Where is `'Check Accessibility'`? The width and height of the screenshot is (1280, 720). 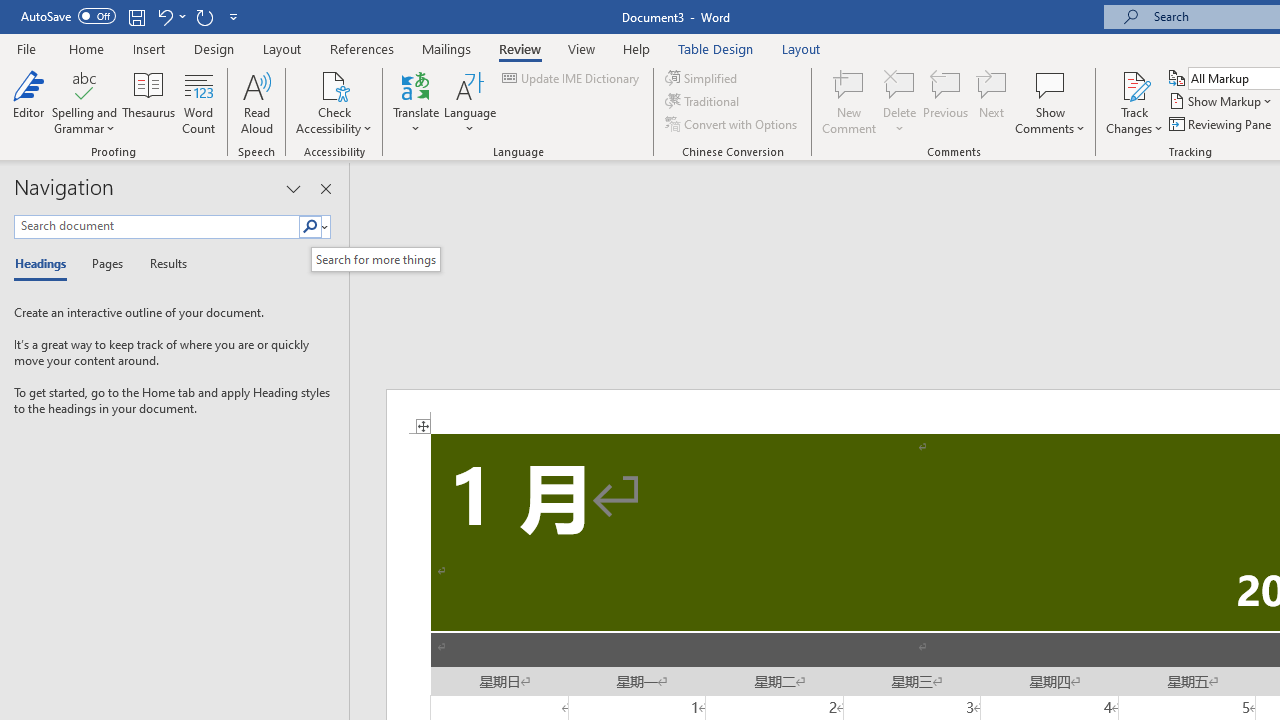 'Check Accessibility' is located at coordinates (334, 103).